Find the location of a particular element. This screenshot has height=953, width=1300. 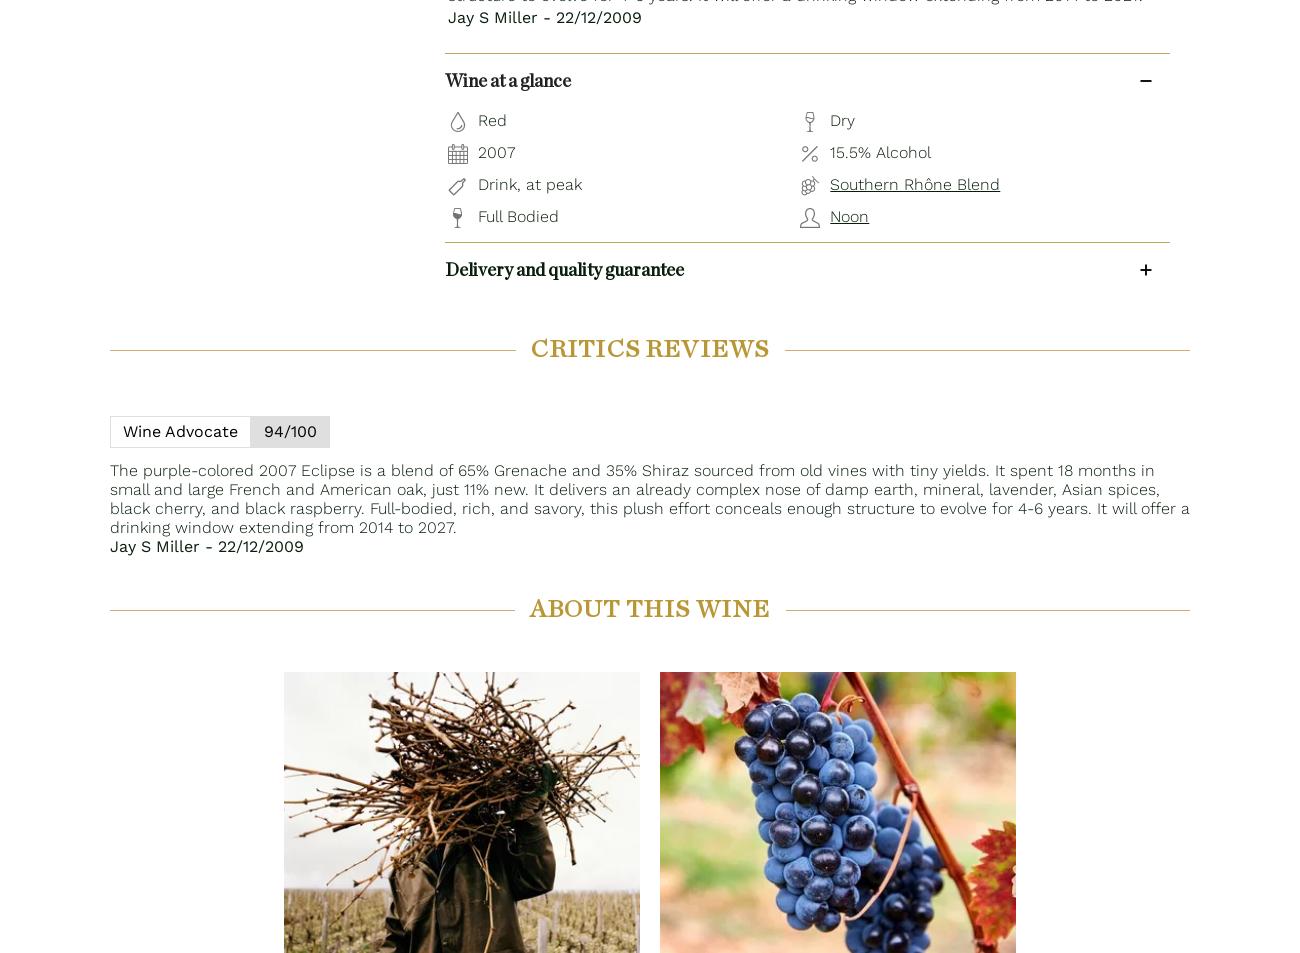

'at a glance' is located at coordinates (528, 80).